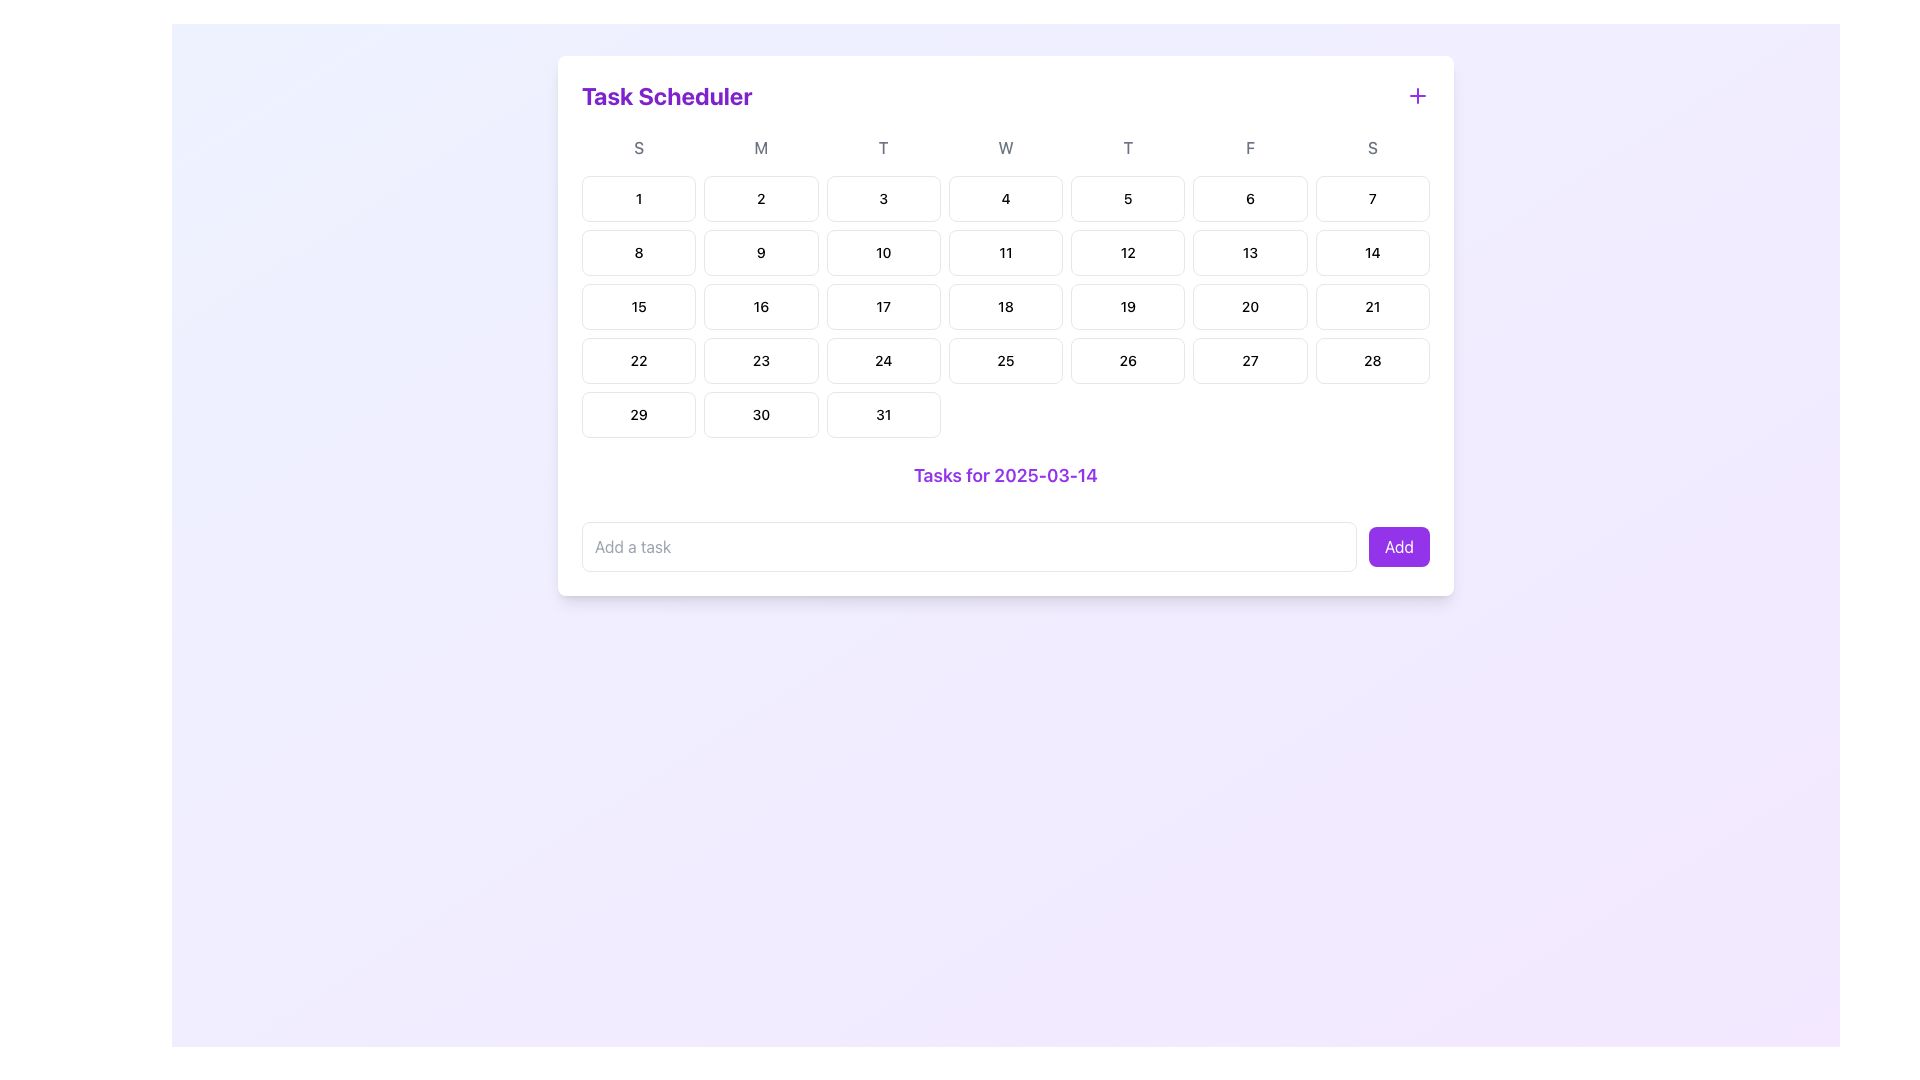 The height and width of the screenshot is (1080, 1920). I want to click on the button representing the 29th day in the calendar month, located in the last row and first cell under the S column header, so click(638, 414).